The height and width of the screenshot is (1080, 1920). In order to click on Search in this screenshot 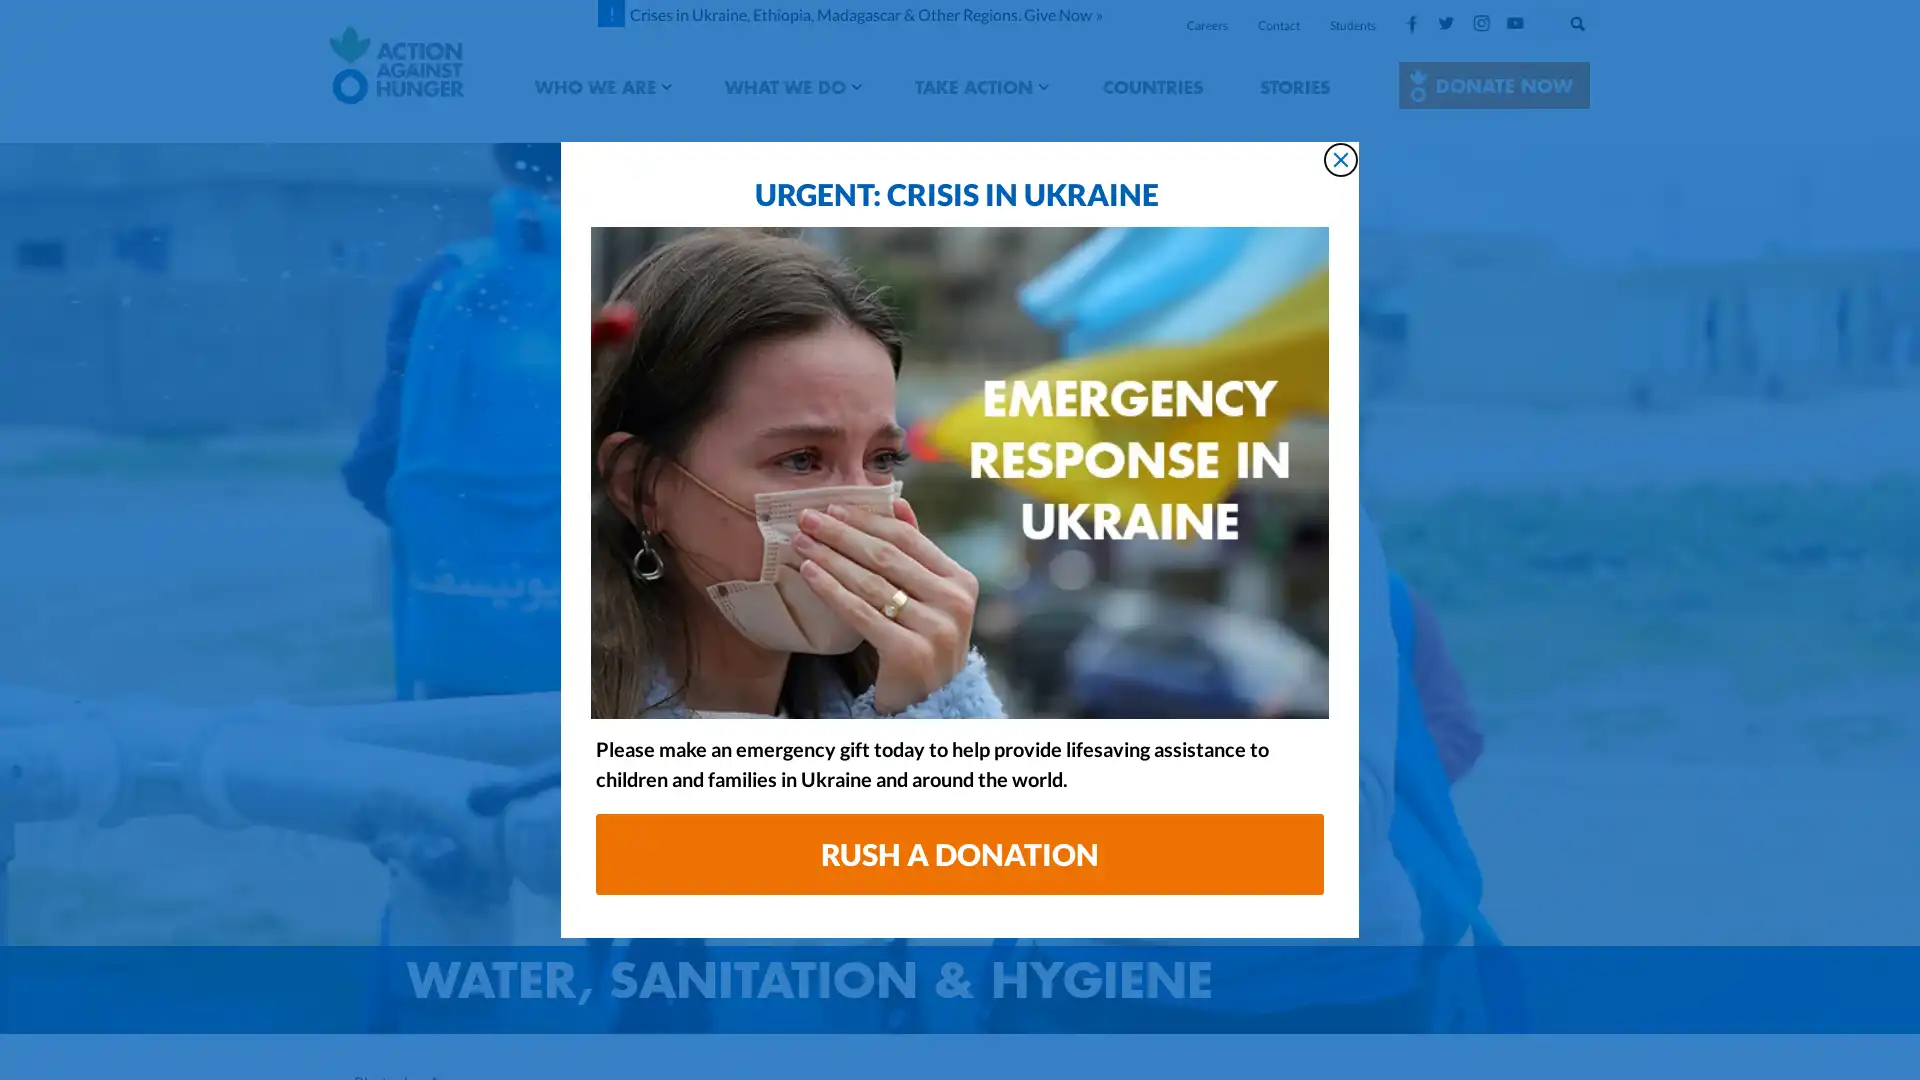, I will do `click(1597, 19)`.